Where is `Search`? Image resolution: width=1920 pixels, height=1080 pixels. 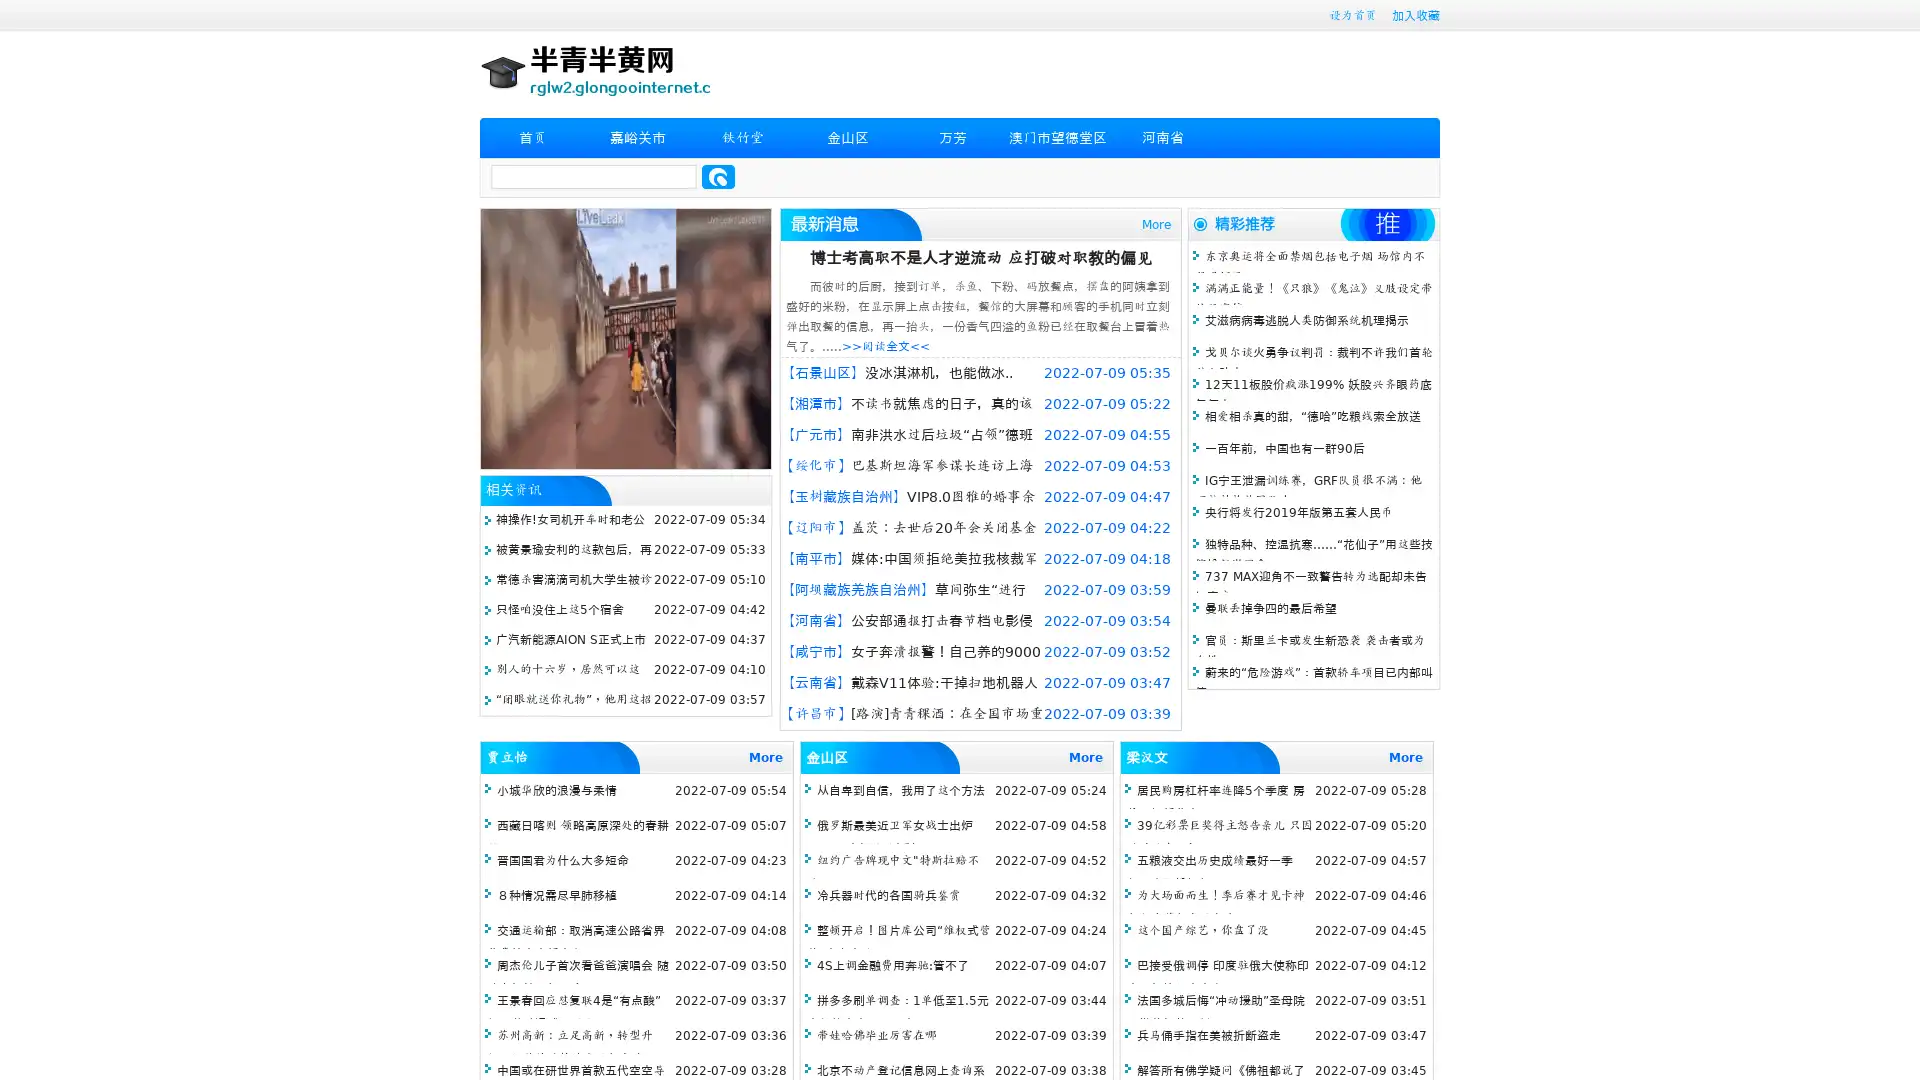
Search is located at coordinates (718, 176).